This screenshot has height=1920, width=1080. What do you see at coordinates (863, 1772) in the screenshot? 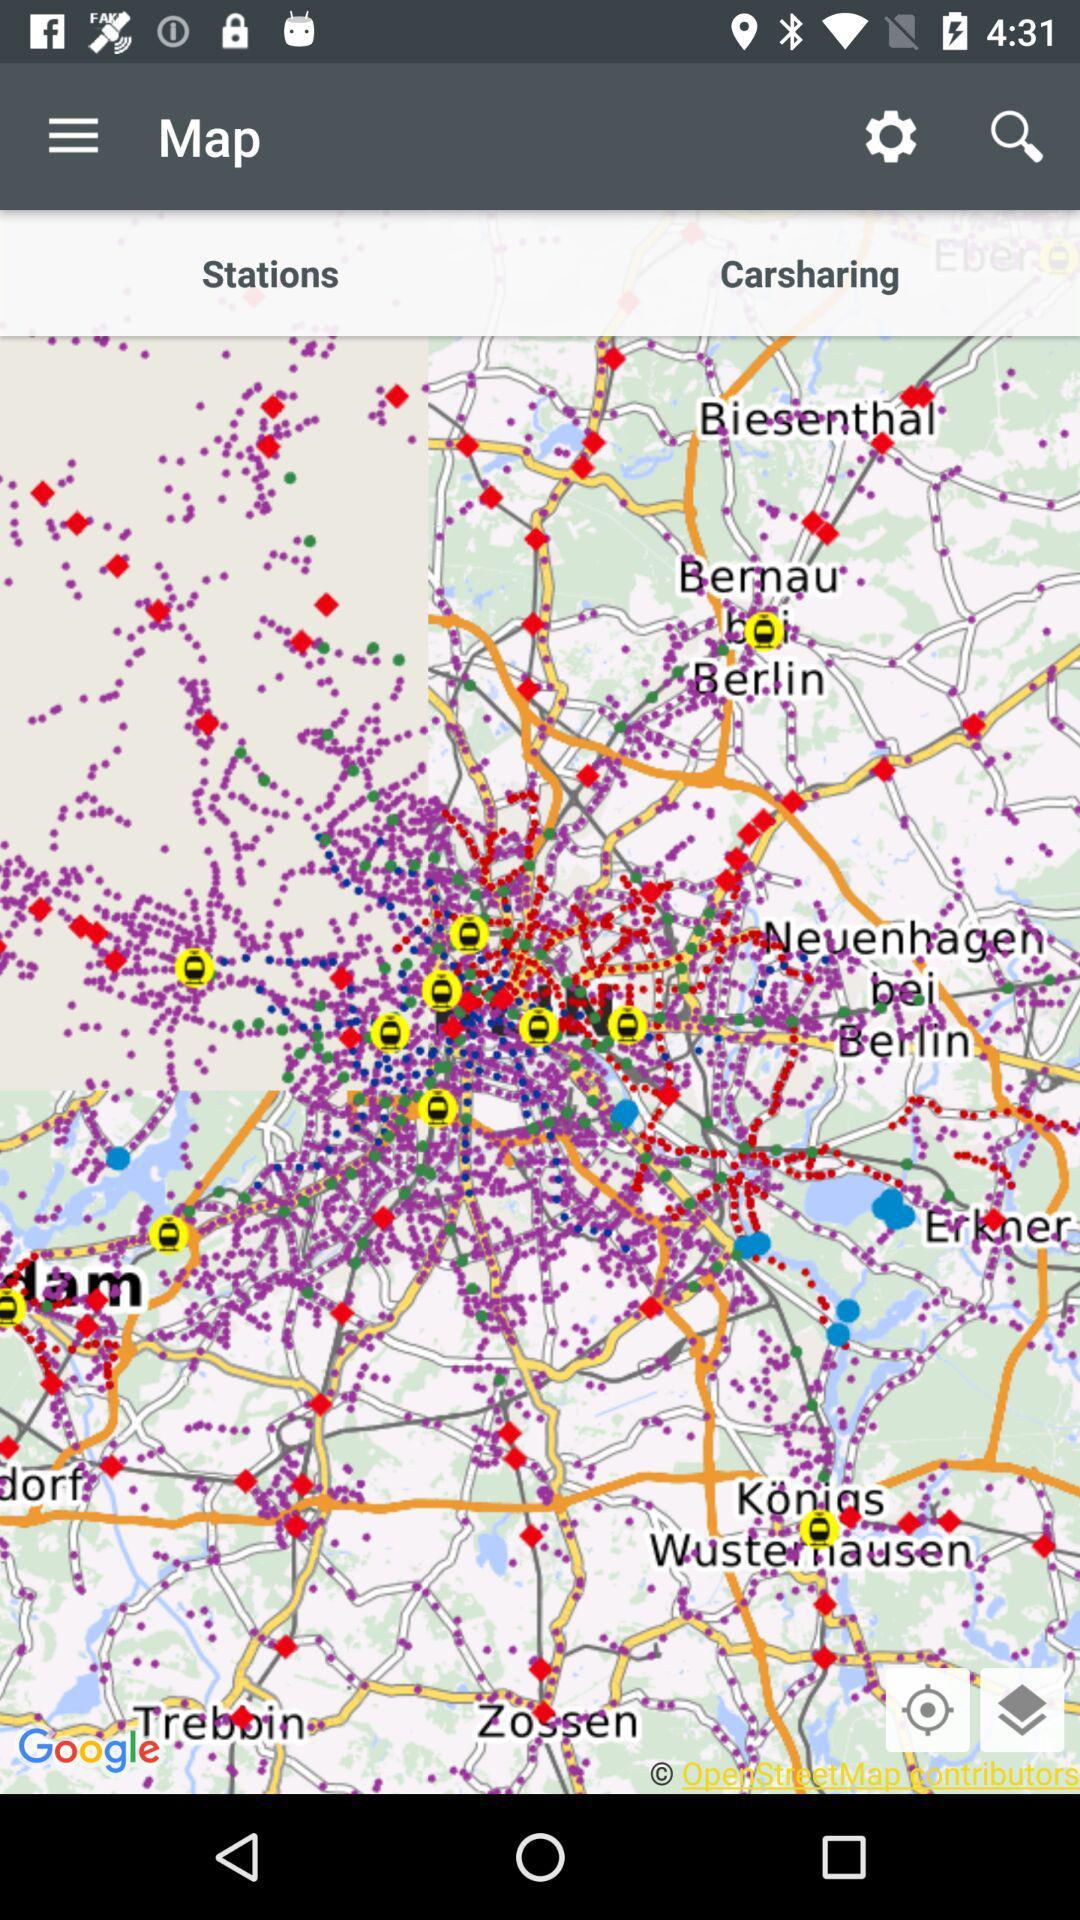
I see `the text bottom of right corner` at bounding box center [863, 1772].